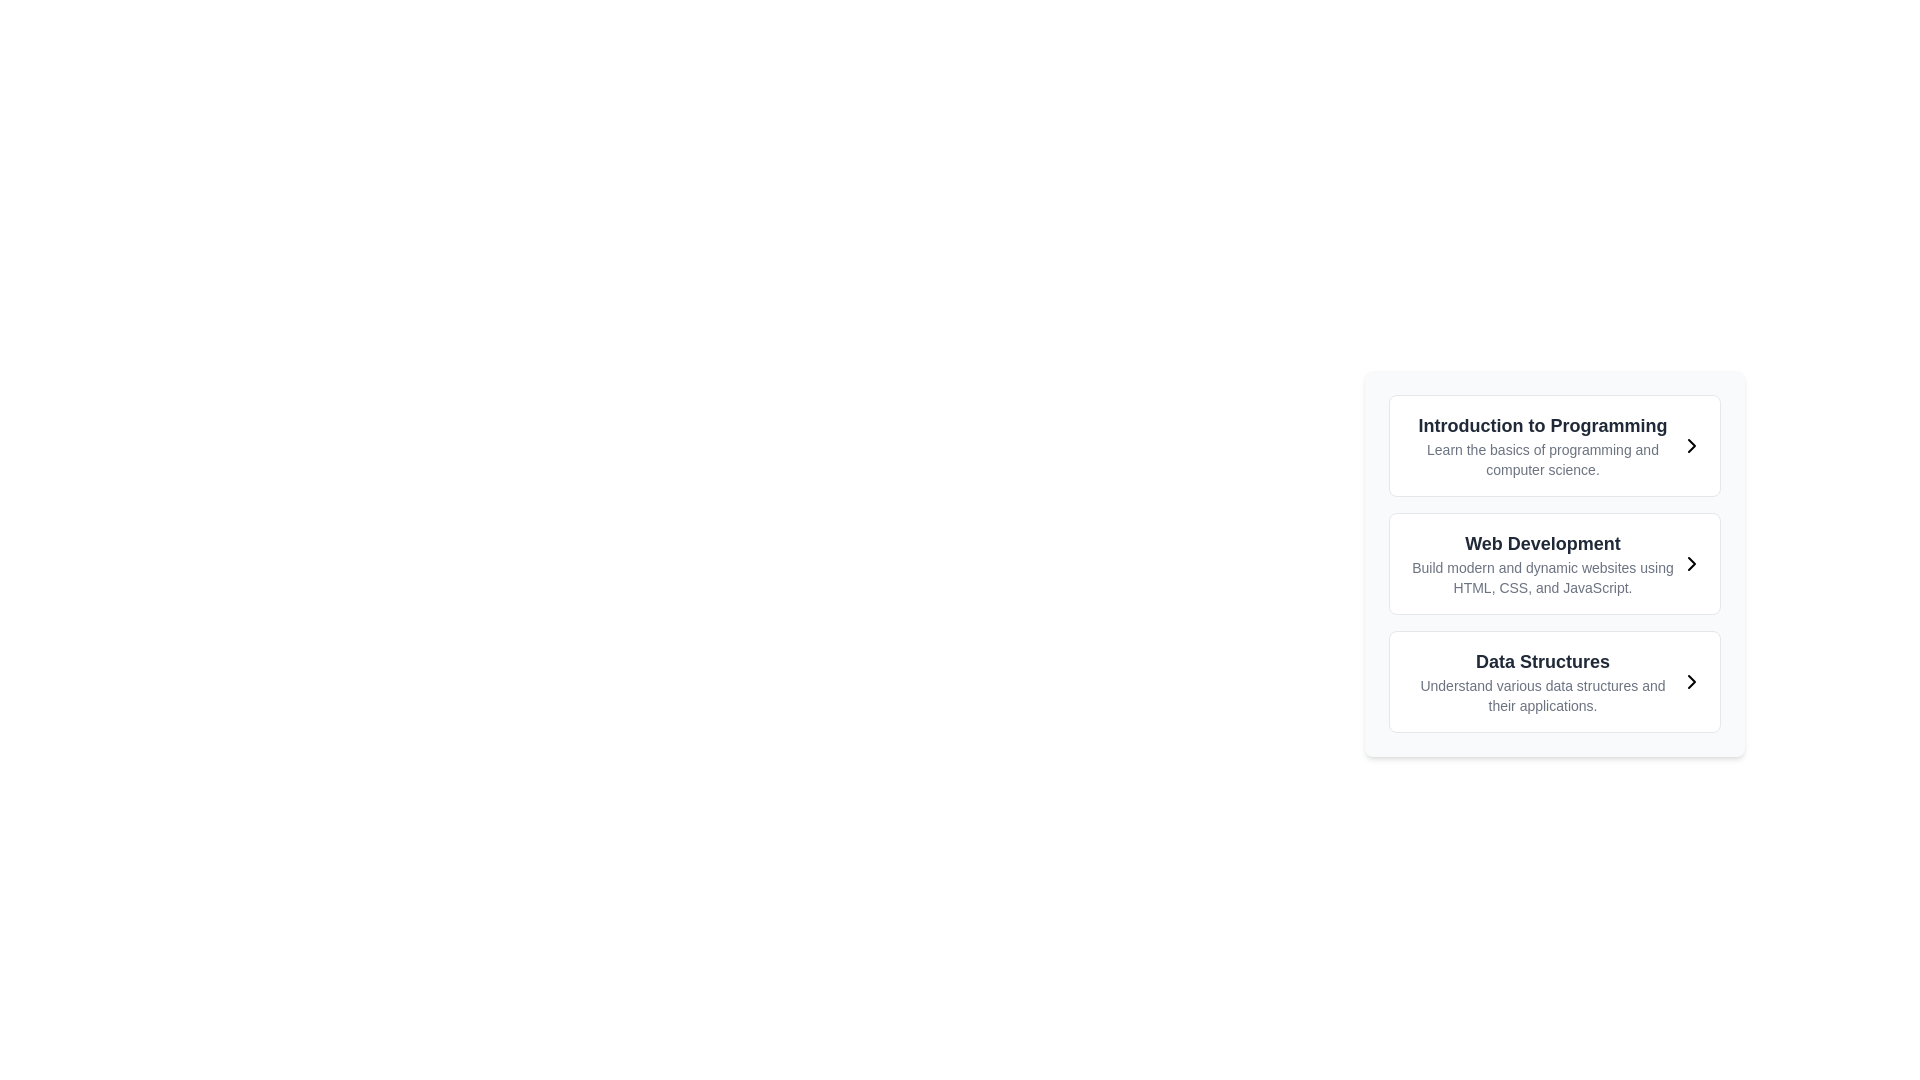 This screenshot has width=1920, height=1080. I want to click on the list item containing the title 'Data Structures' and description 'Understand various data structures and their applications.' which is the last entry in a vertically stacked list, so click(1541, 681).